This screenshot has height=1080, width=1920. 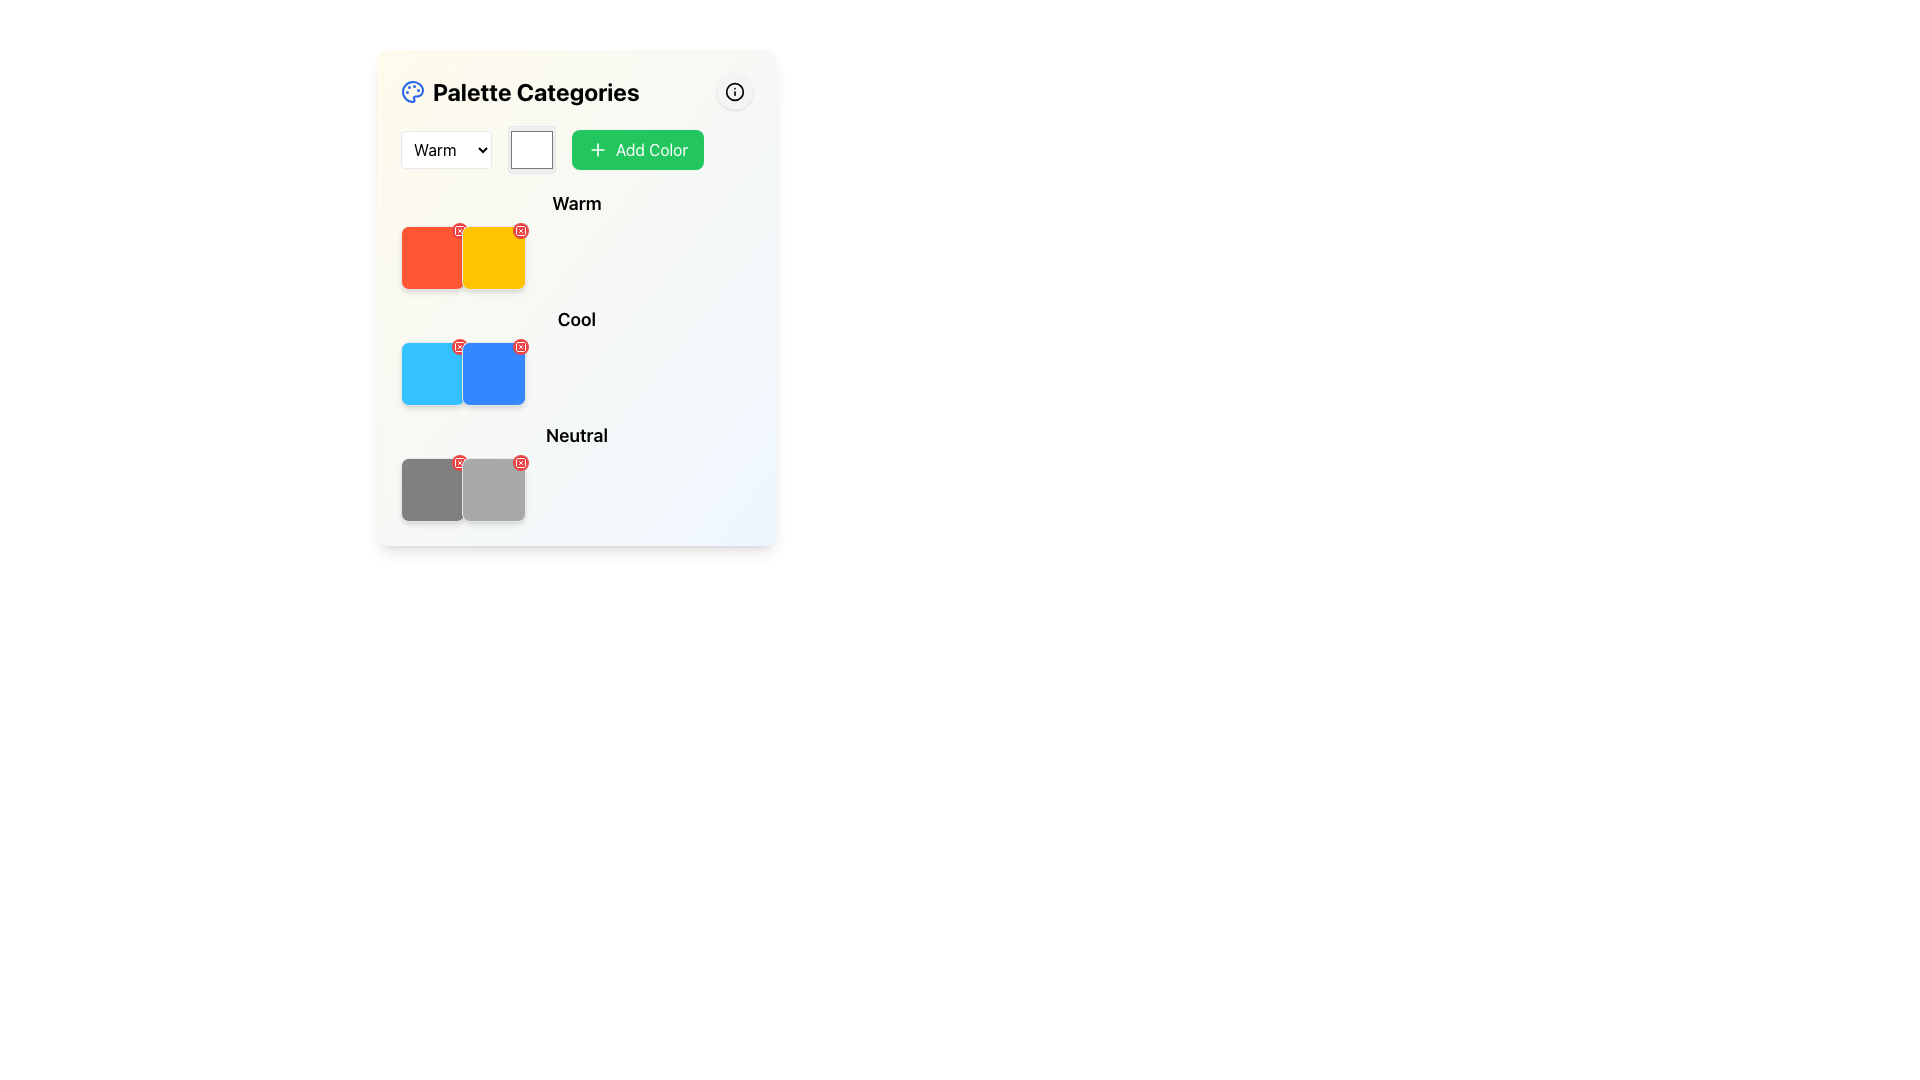 I want to click on the rounded square icon in the top right corner of the second color tile in the 'Cool' category, so click(x=521, y=346).